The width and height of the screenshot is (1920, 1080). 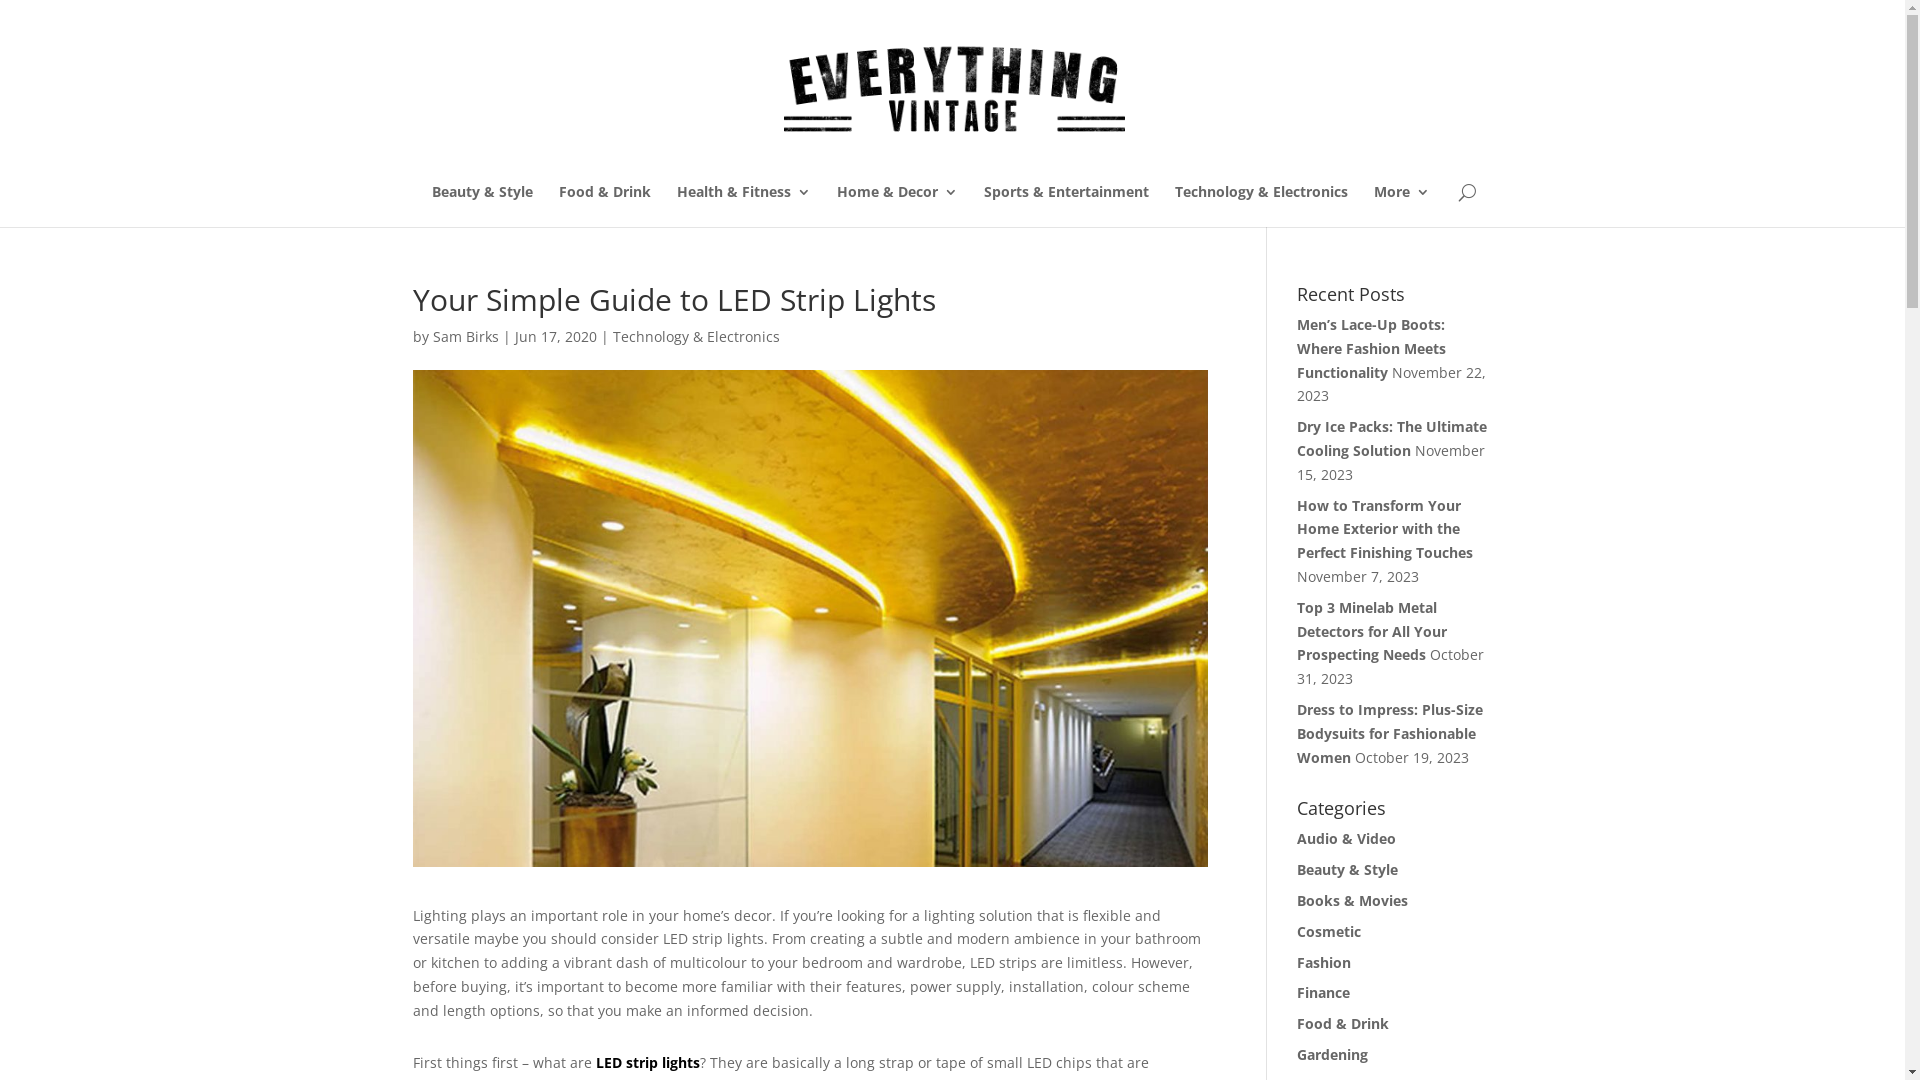 What do you see at coordinates (1323, 992) in the screenshot?
I see `'Finance'` at bounding box center [1323, 992].